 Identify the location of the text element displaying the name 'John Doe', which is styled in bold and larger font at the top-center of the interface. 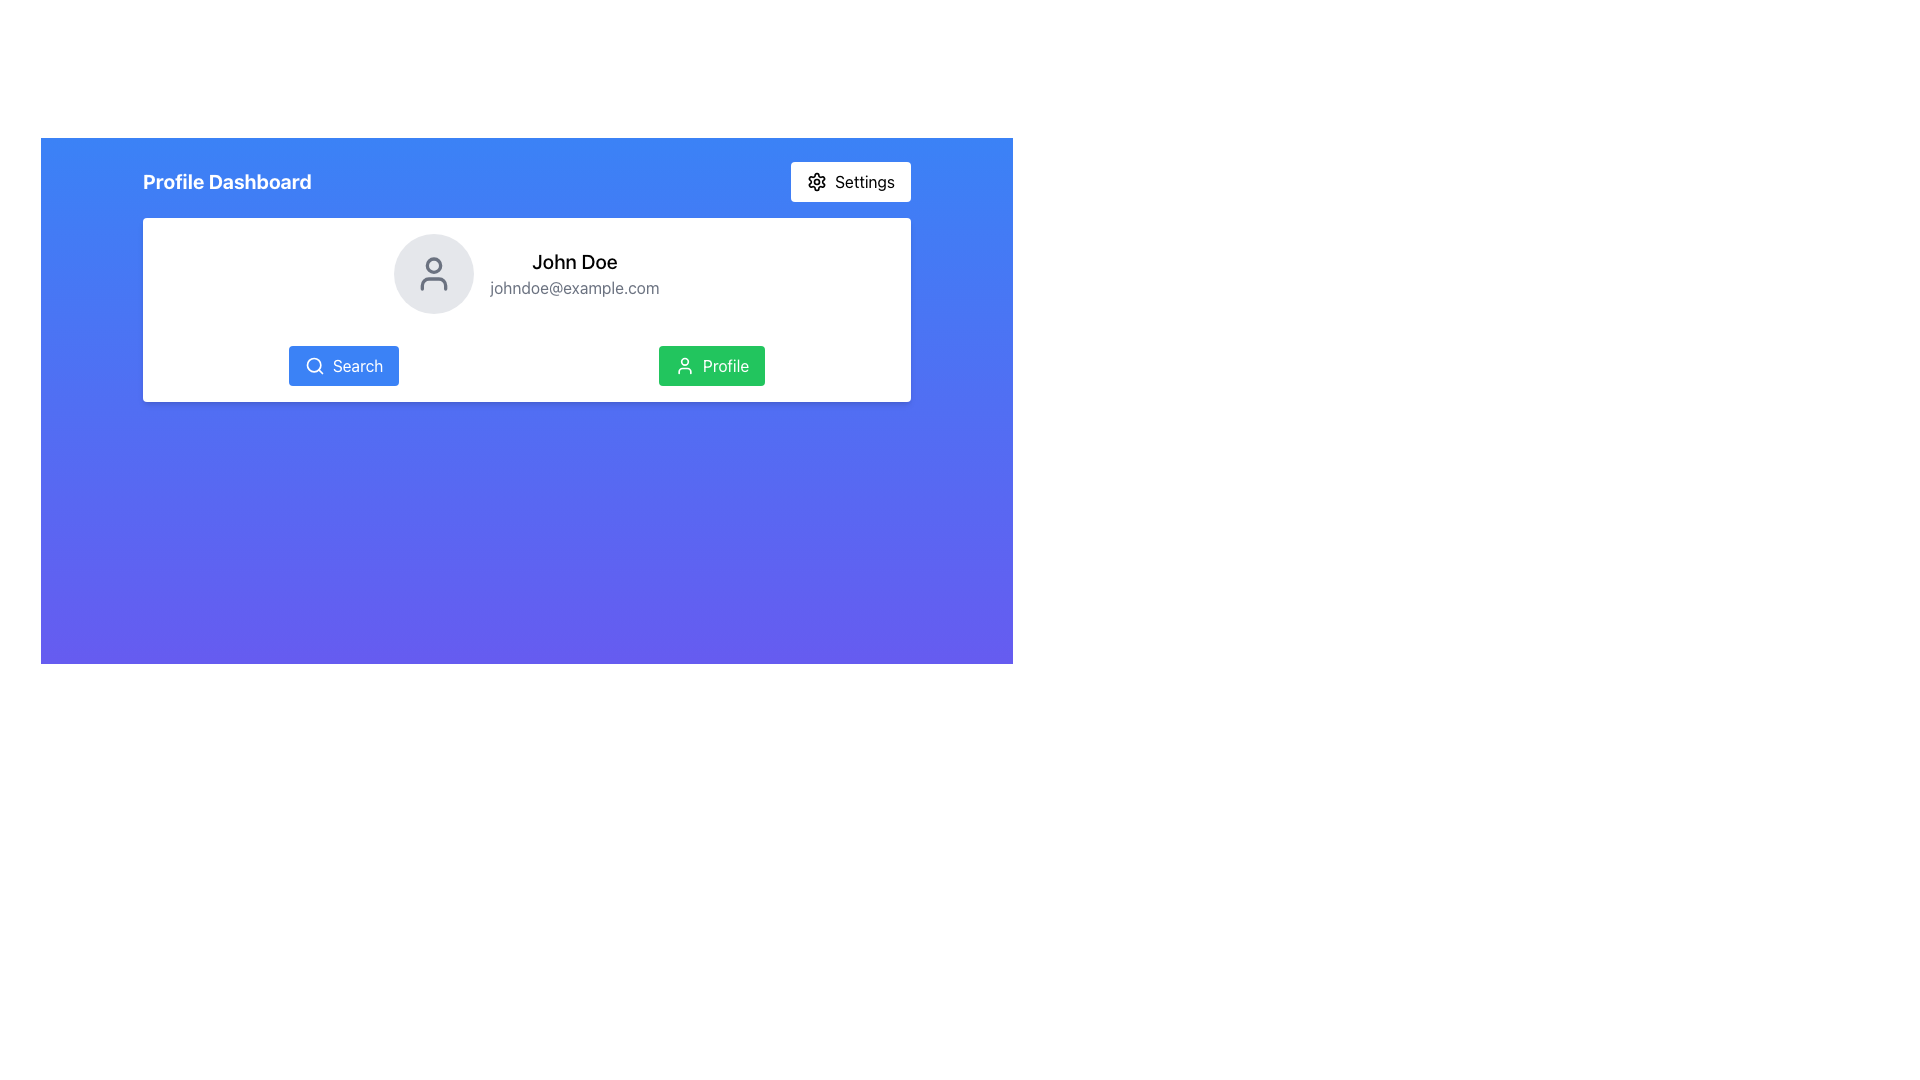
(574, 261).